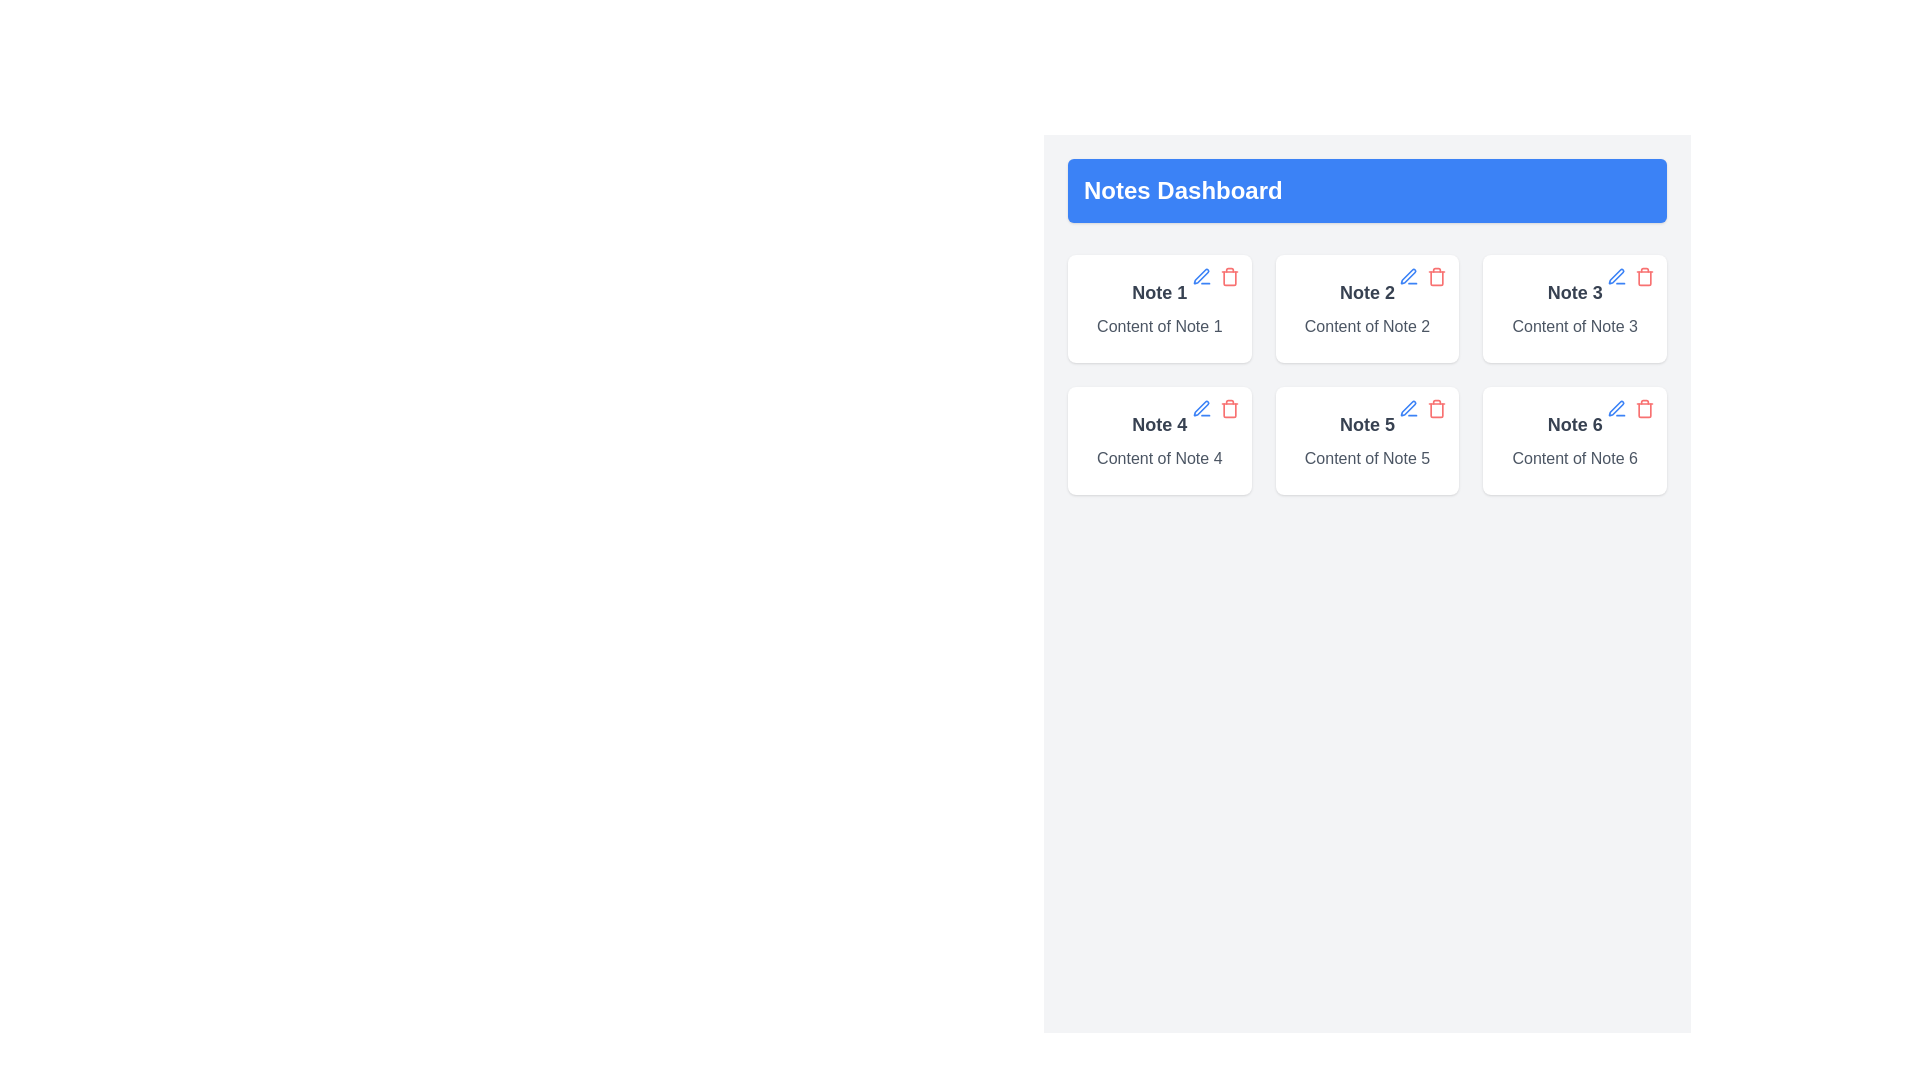  I want to click on the red trash bin icon with rounded corners located in the Notes Dashboard, so click(1645, 408).